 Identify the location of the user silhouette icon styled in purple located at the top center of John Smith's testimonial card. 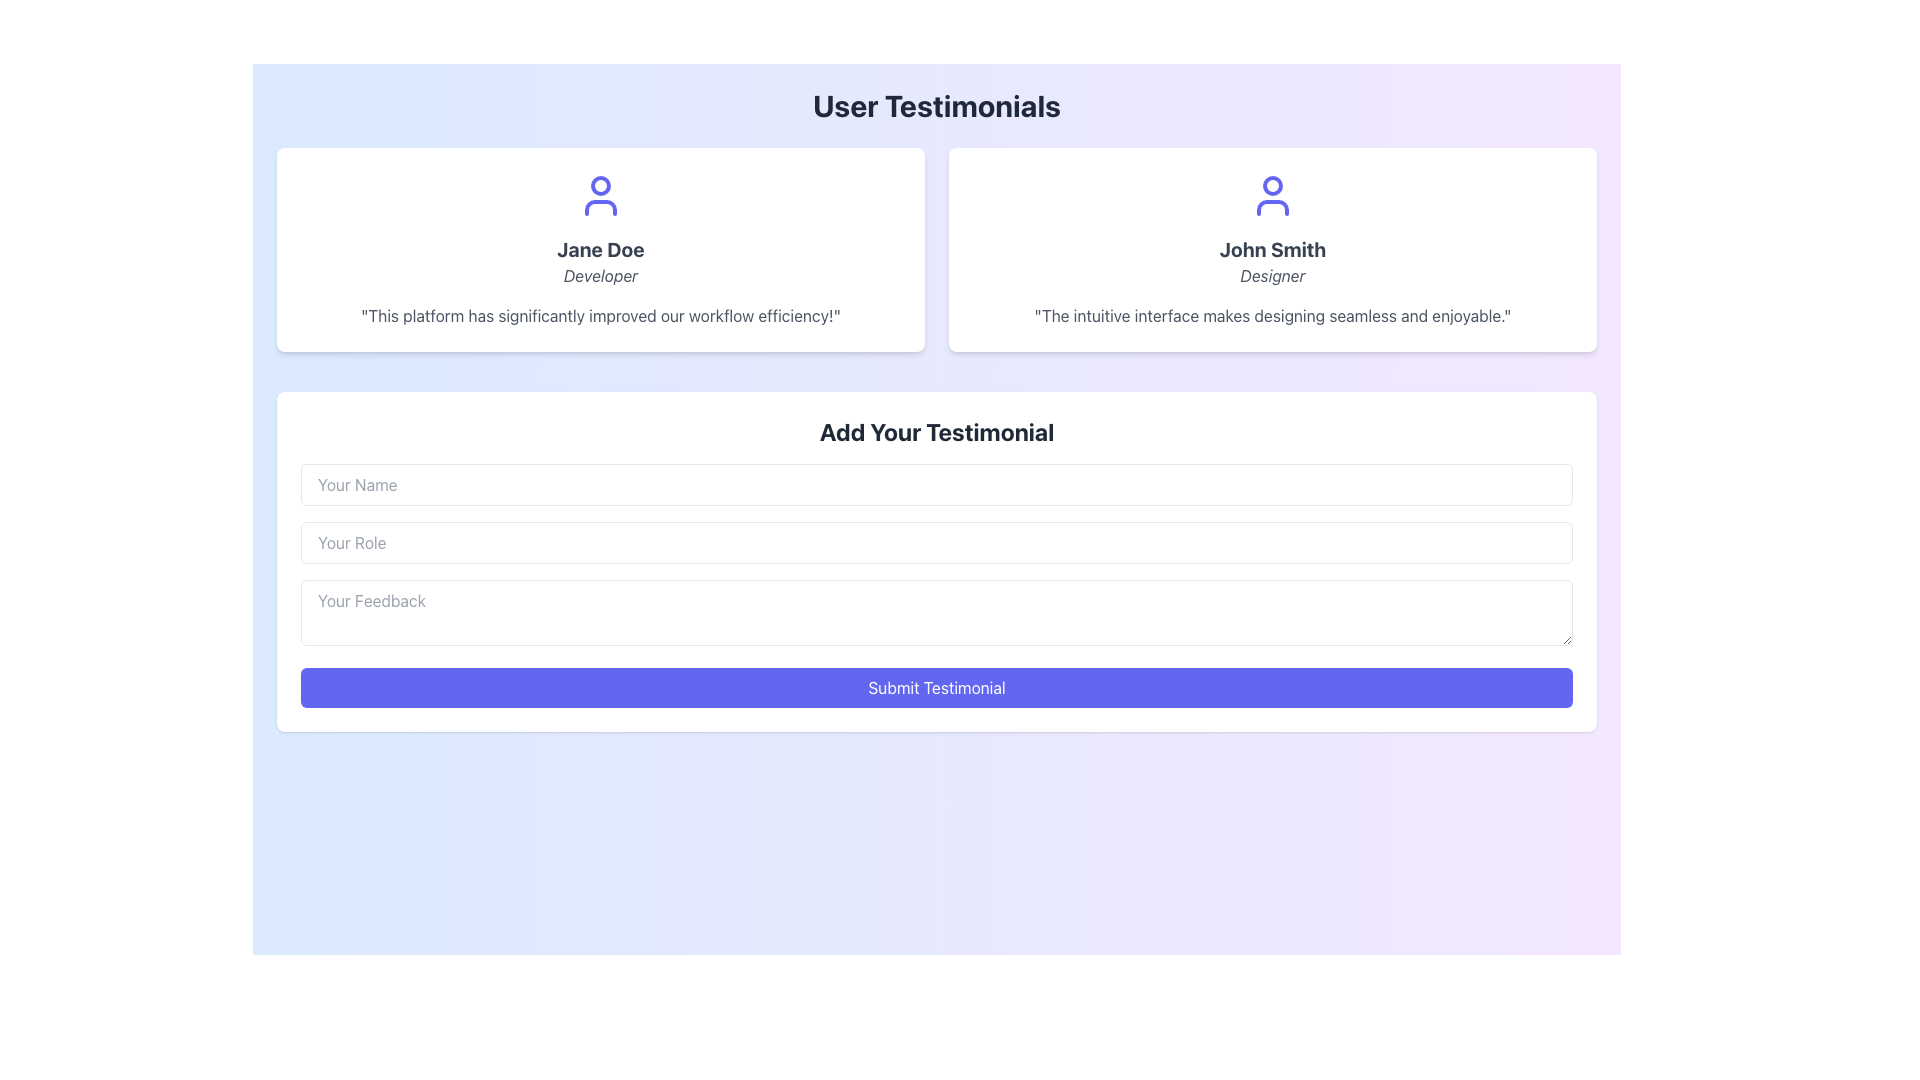
(1271, 196).